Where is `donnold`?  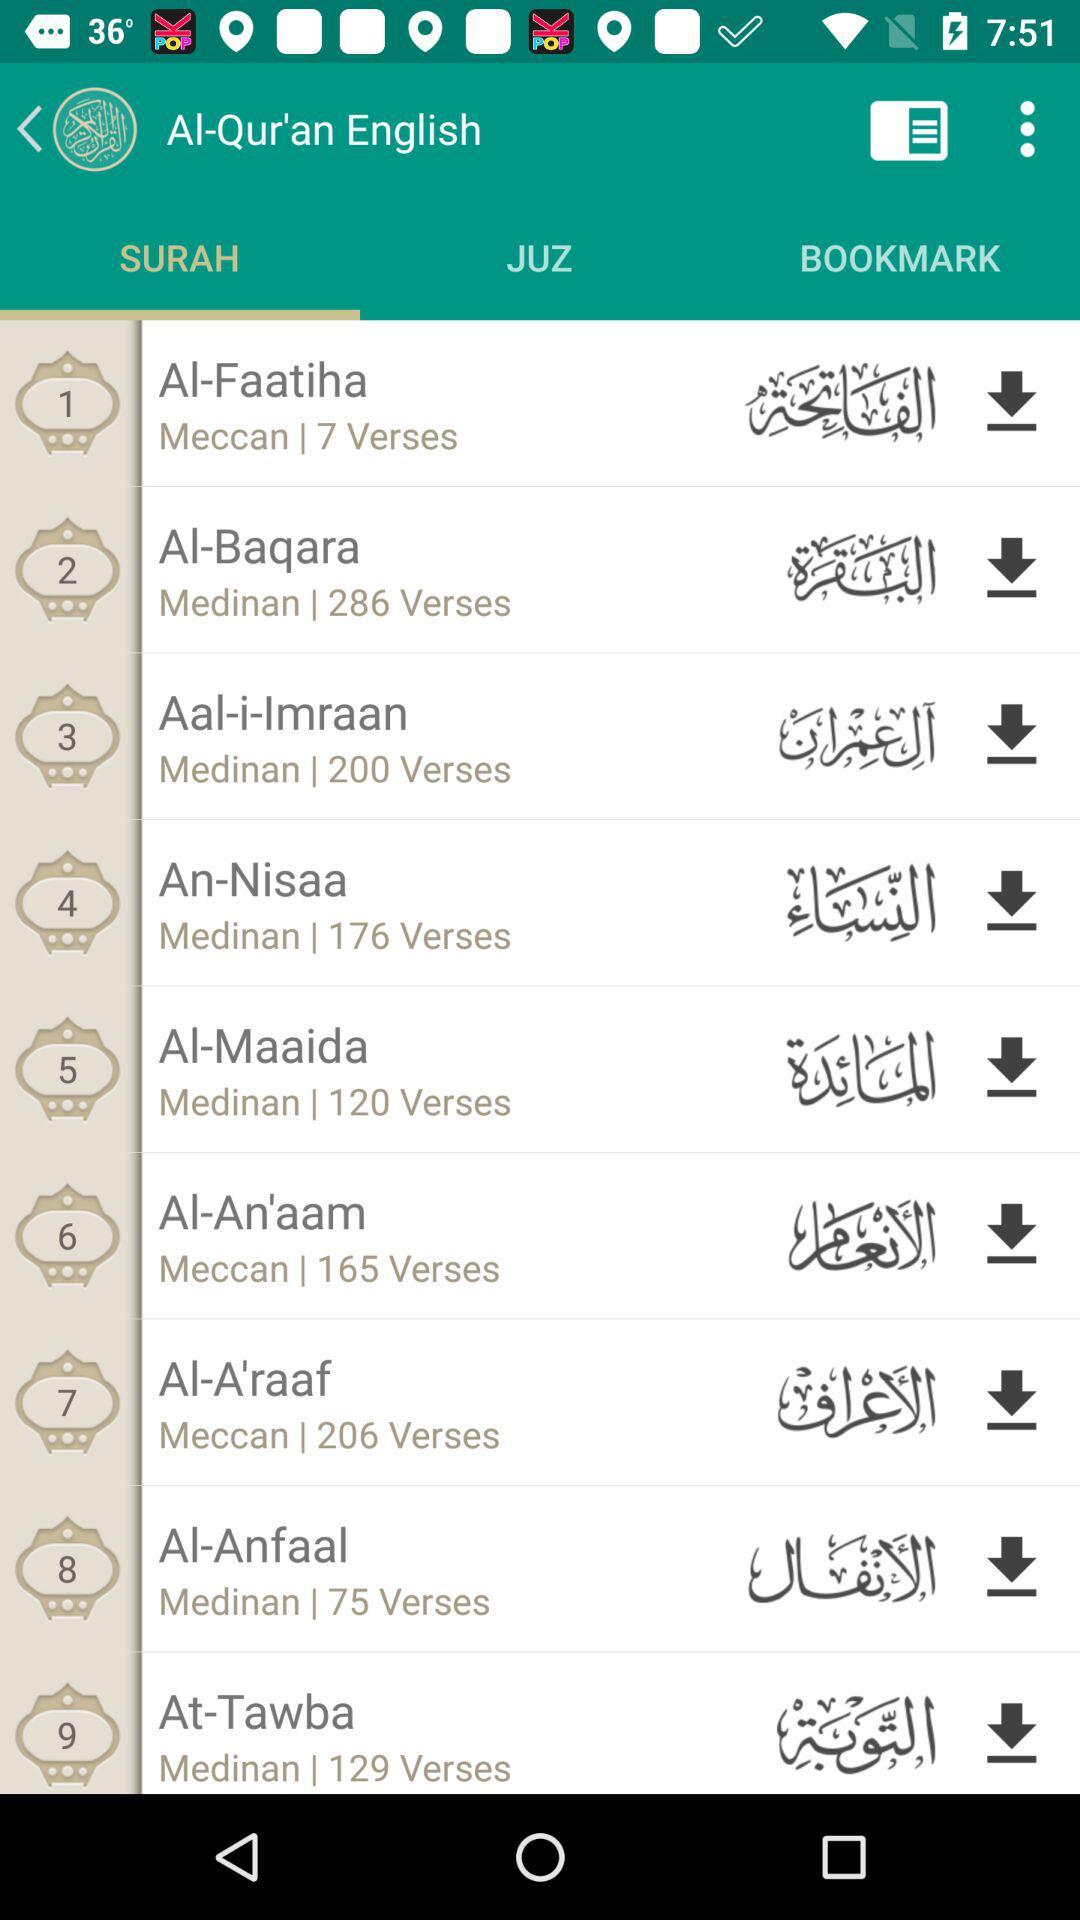
donnold is located at coordinates (1011, 1400).